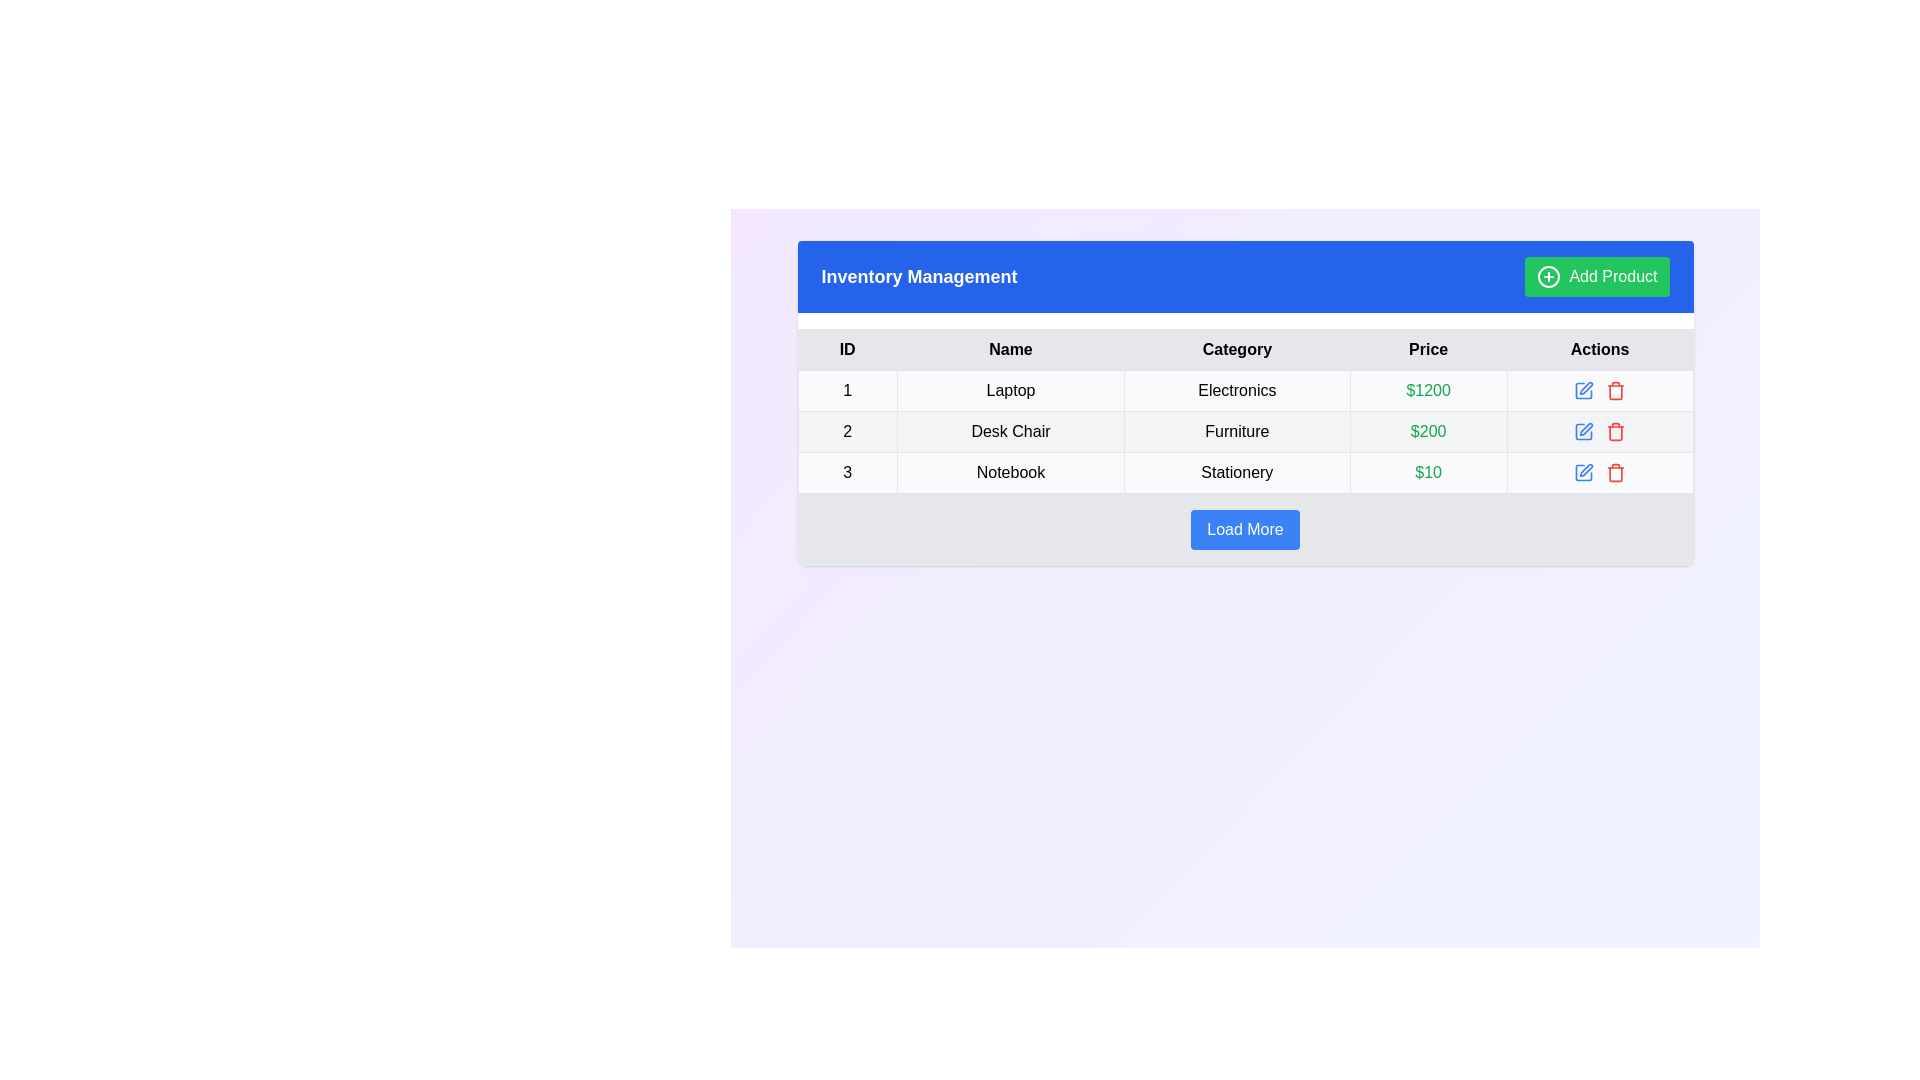  What do you see at coordinates (1600, 473) in the screenshot?
I see `the interactive elements in the last cell of the row with ID 3, which contains action buttons for editing or deleting entries` at bounding box center [1600, 473].